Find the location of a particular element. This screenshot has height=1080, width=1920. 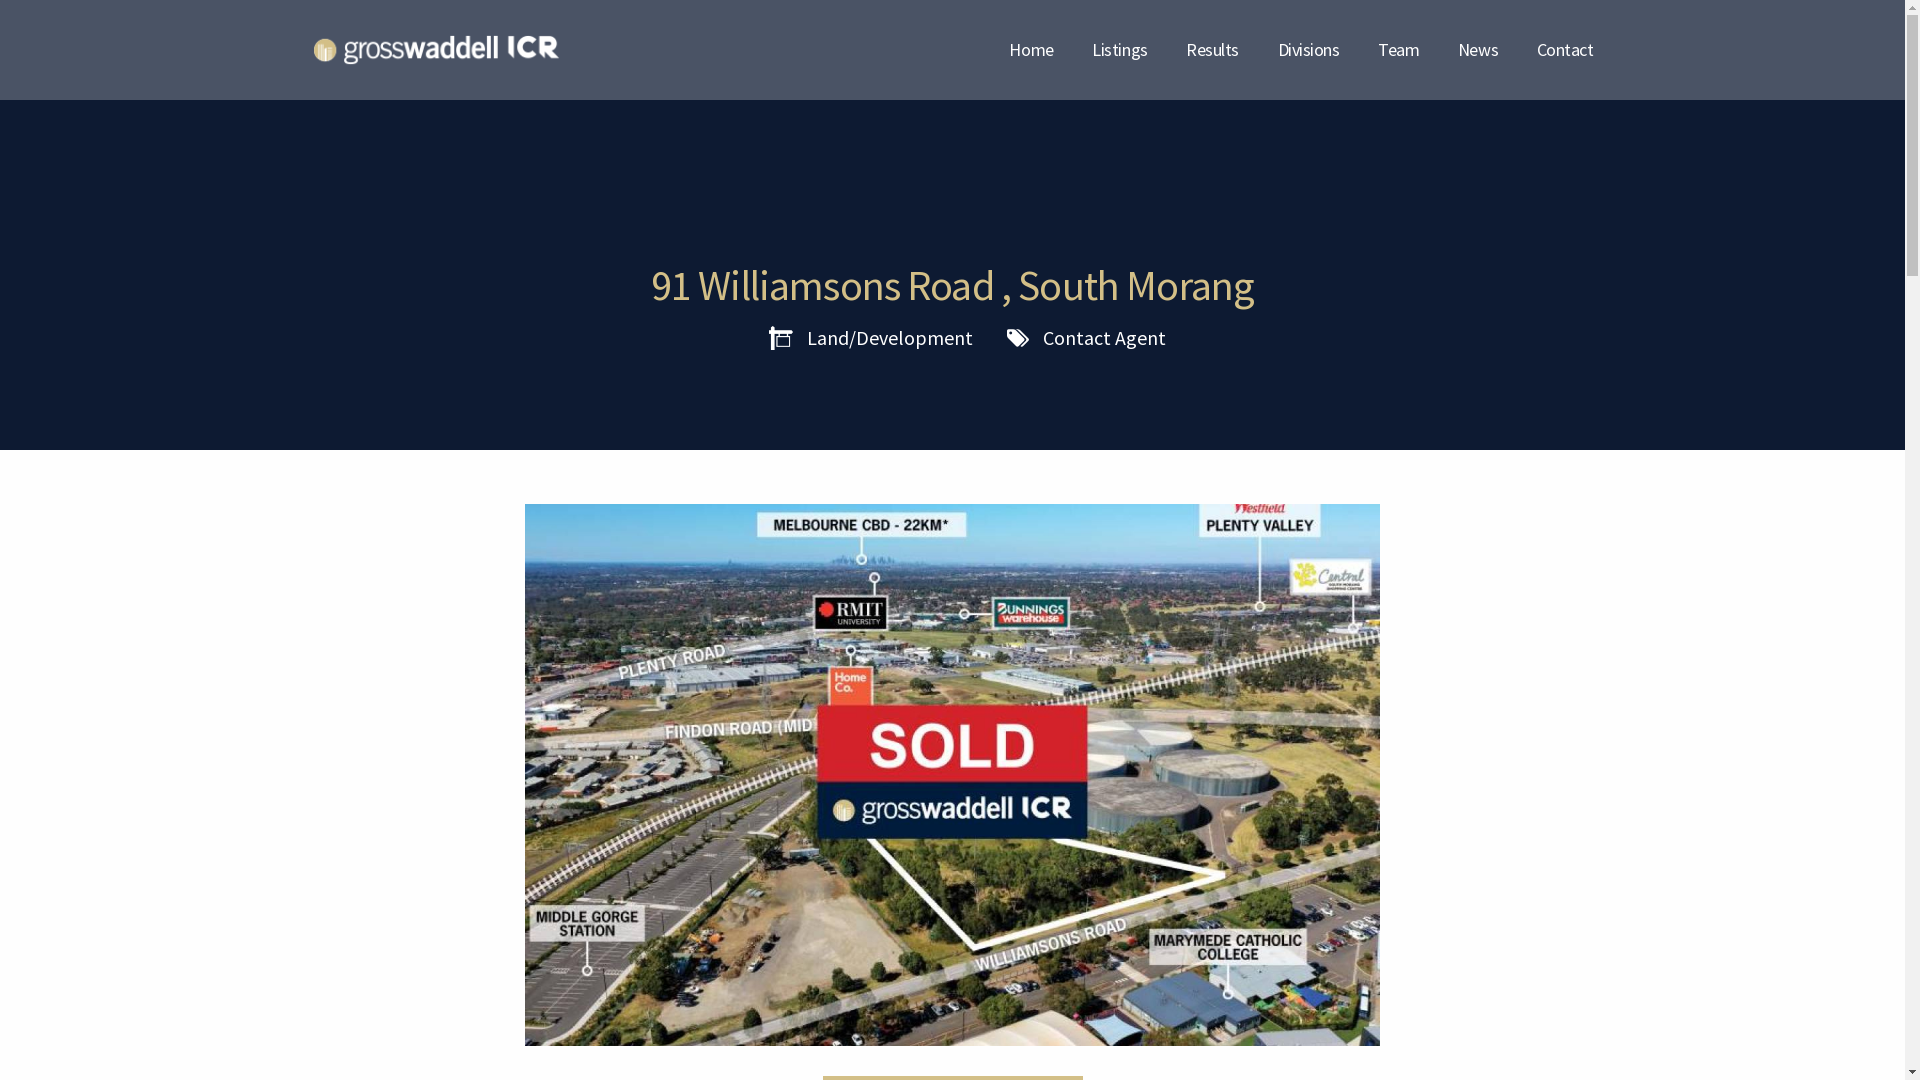

'Team' is located at coordinates (1397, 48).